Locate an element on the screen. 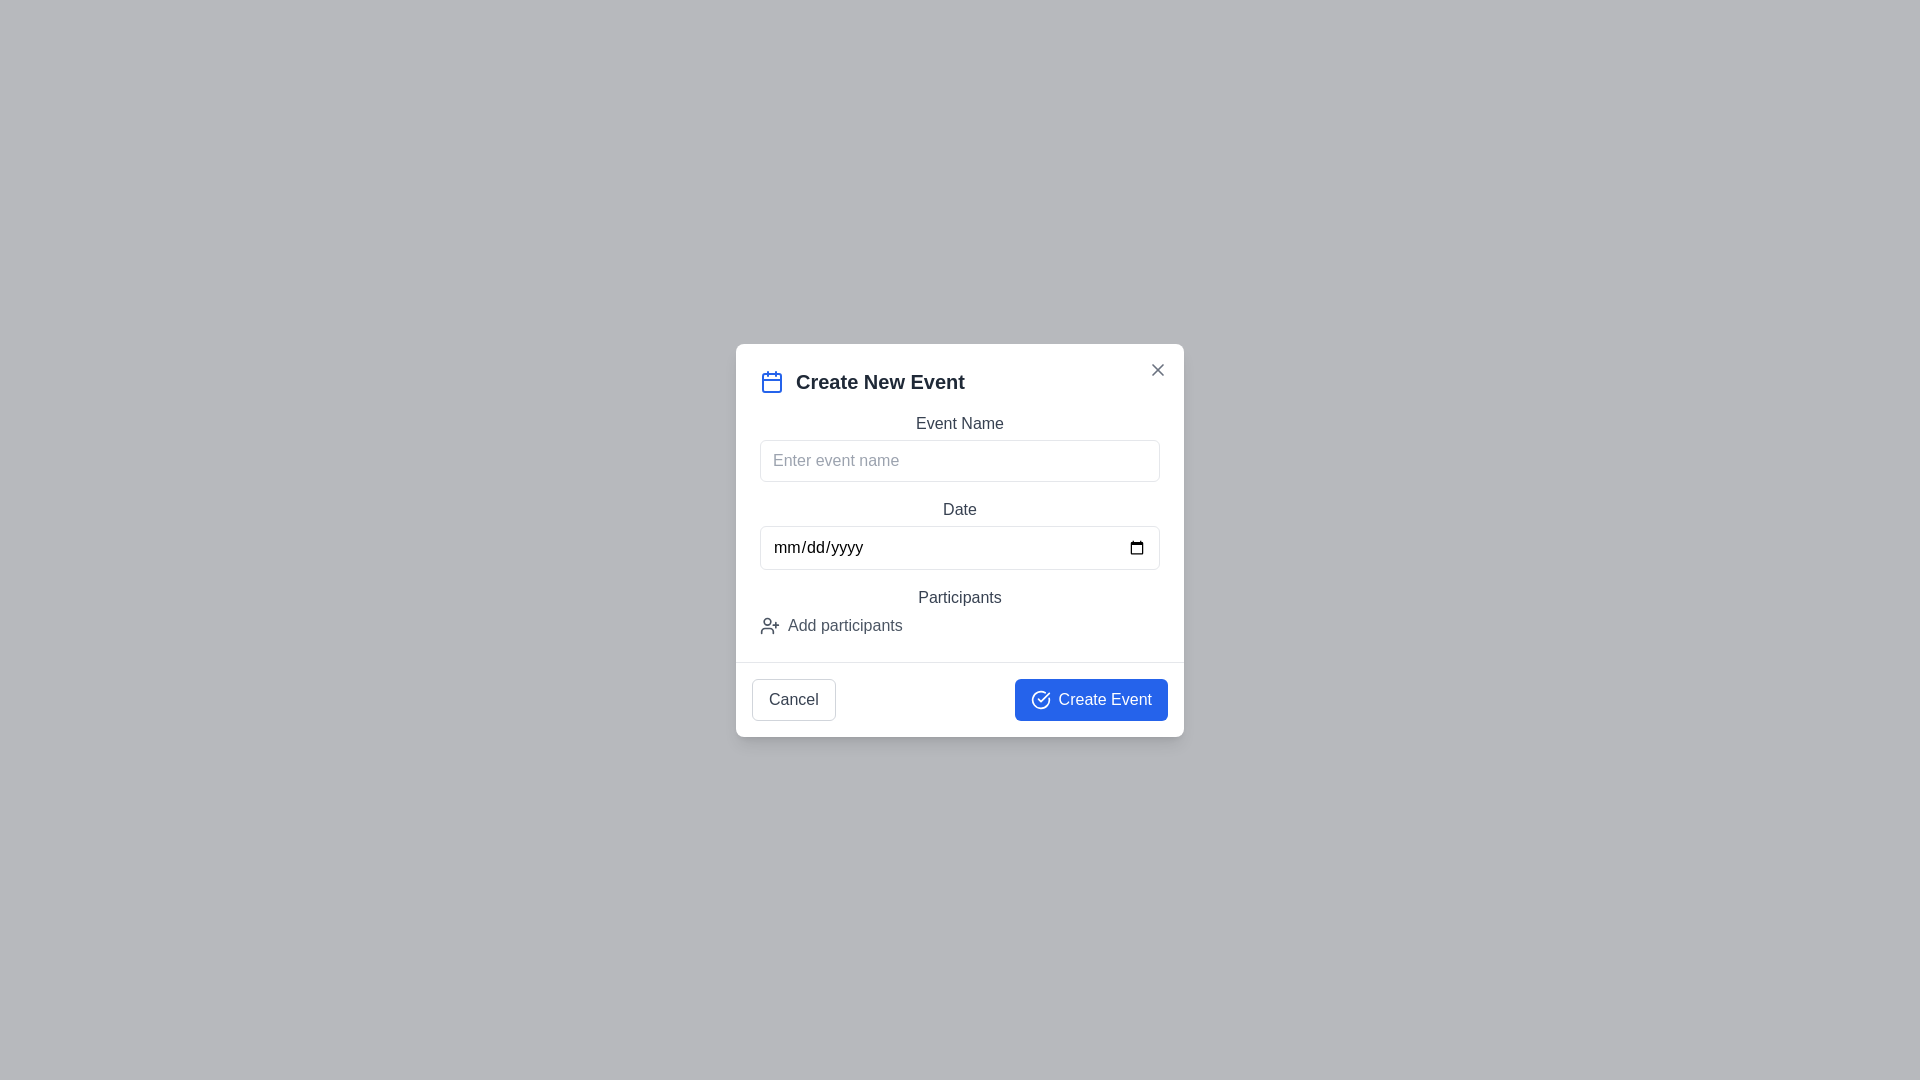 The width and height of the screenshot is (1920, 1080). the 'Create Event' button in the horizontal button group at the bottom of the modal dialog is located at coordinates (960, 697).